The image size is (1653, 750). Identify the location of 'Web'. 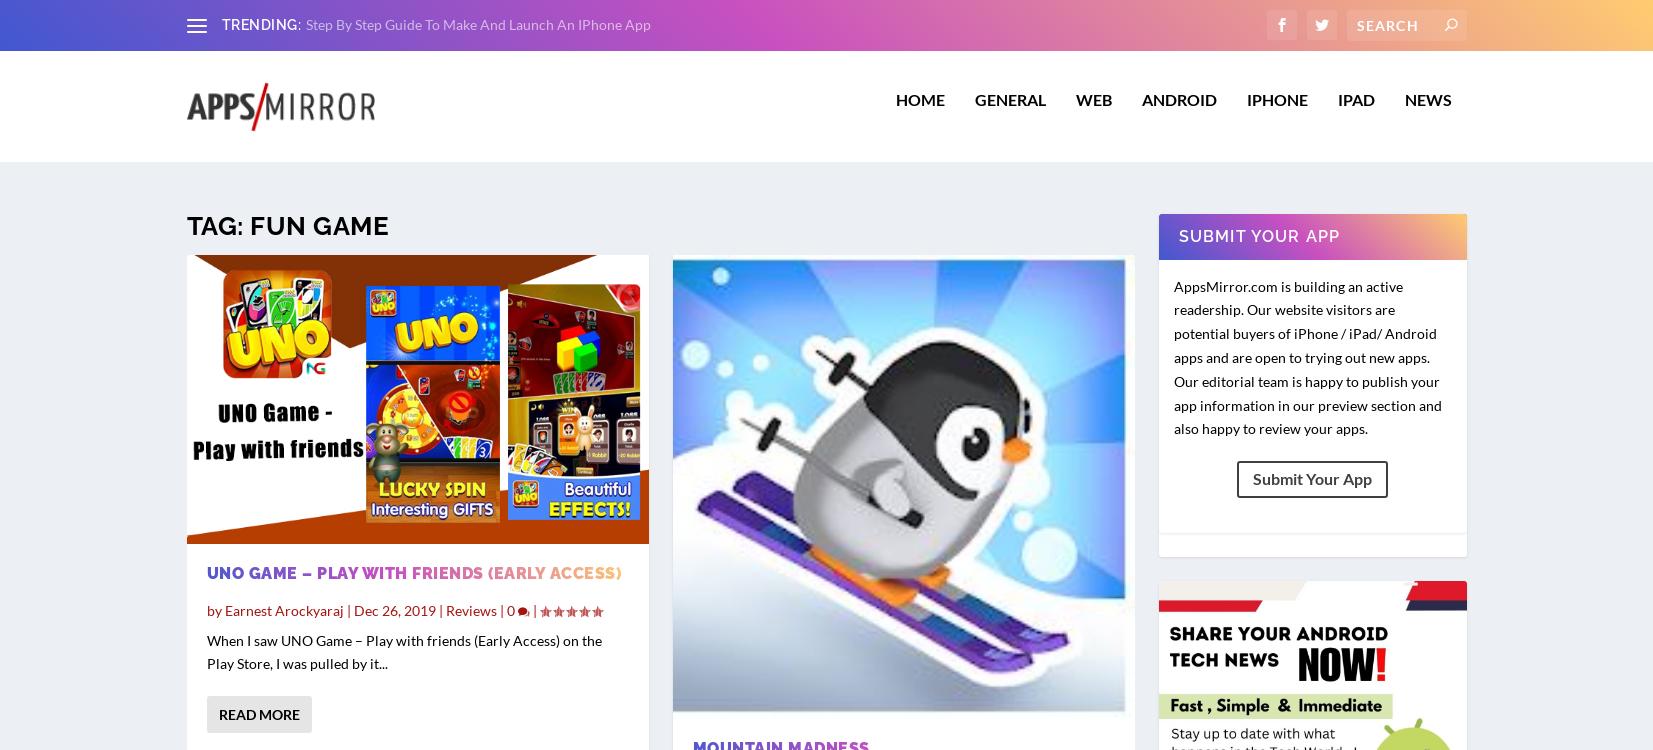
(1092, 110).